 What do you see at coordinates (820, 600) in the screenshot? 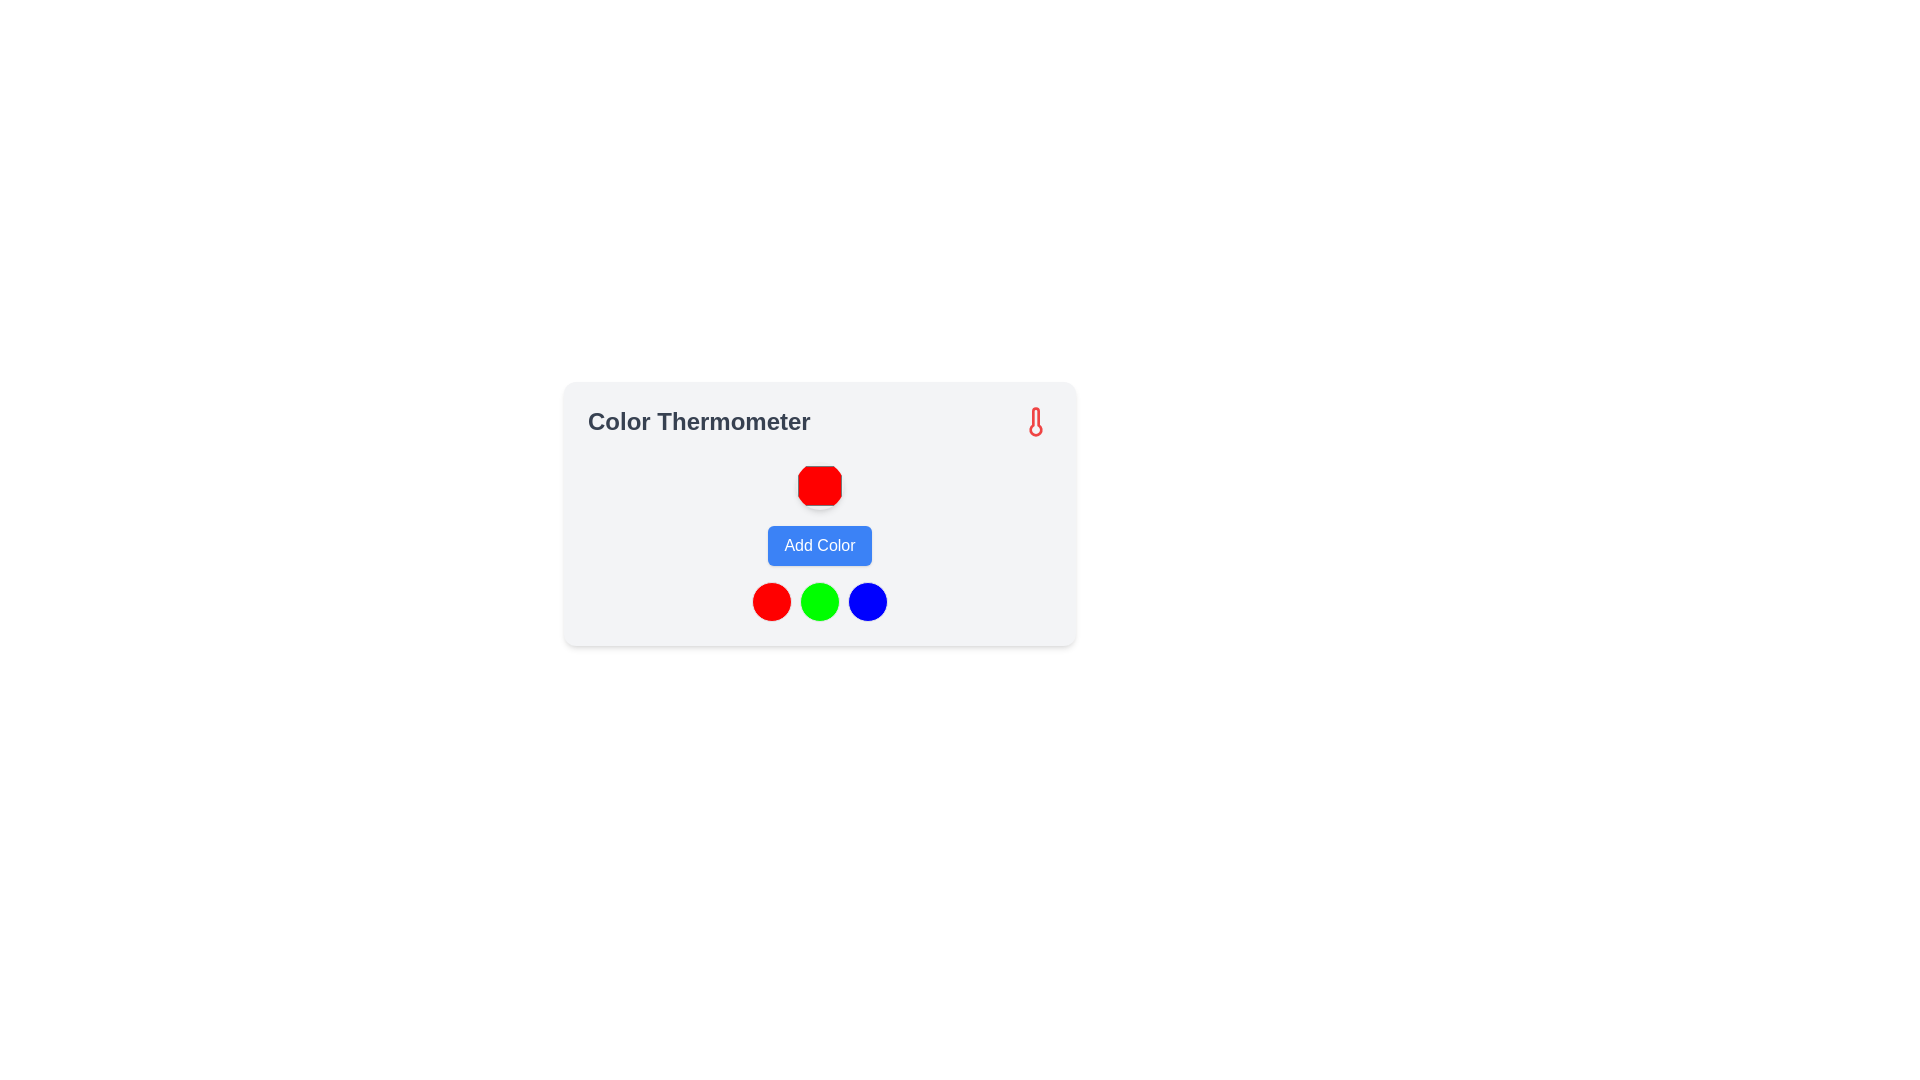
I see `the second colored circular marker, which is a vivid green button outlined in black, positioned between a red button on the left and a blue button on the right` at bounding box center [820, 600].